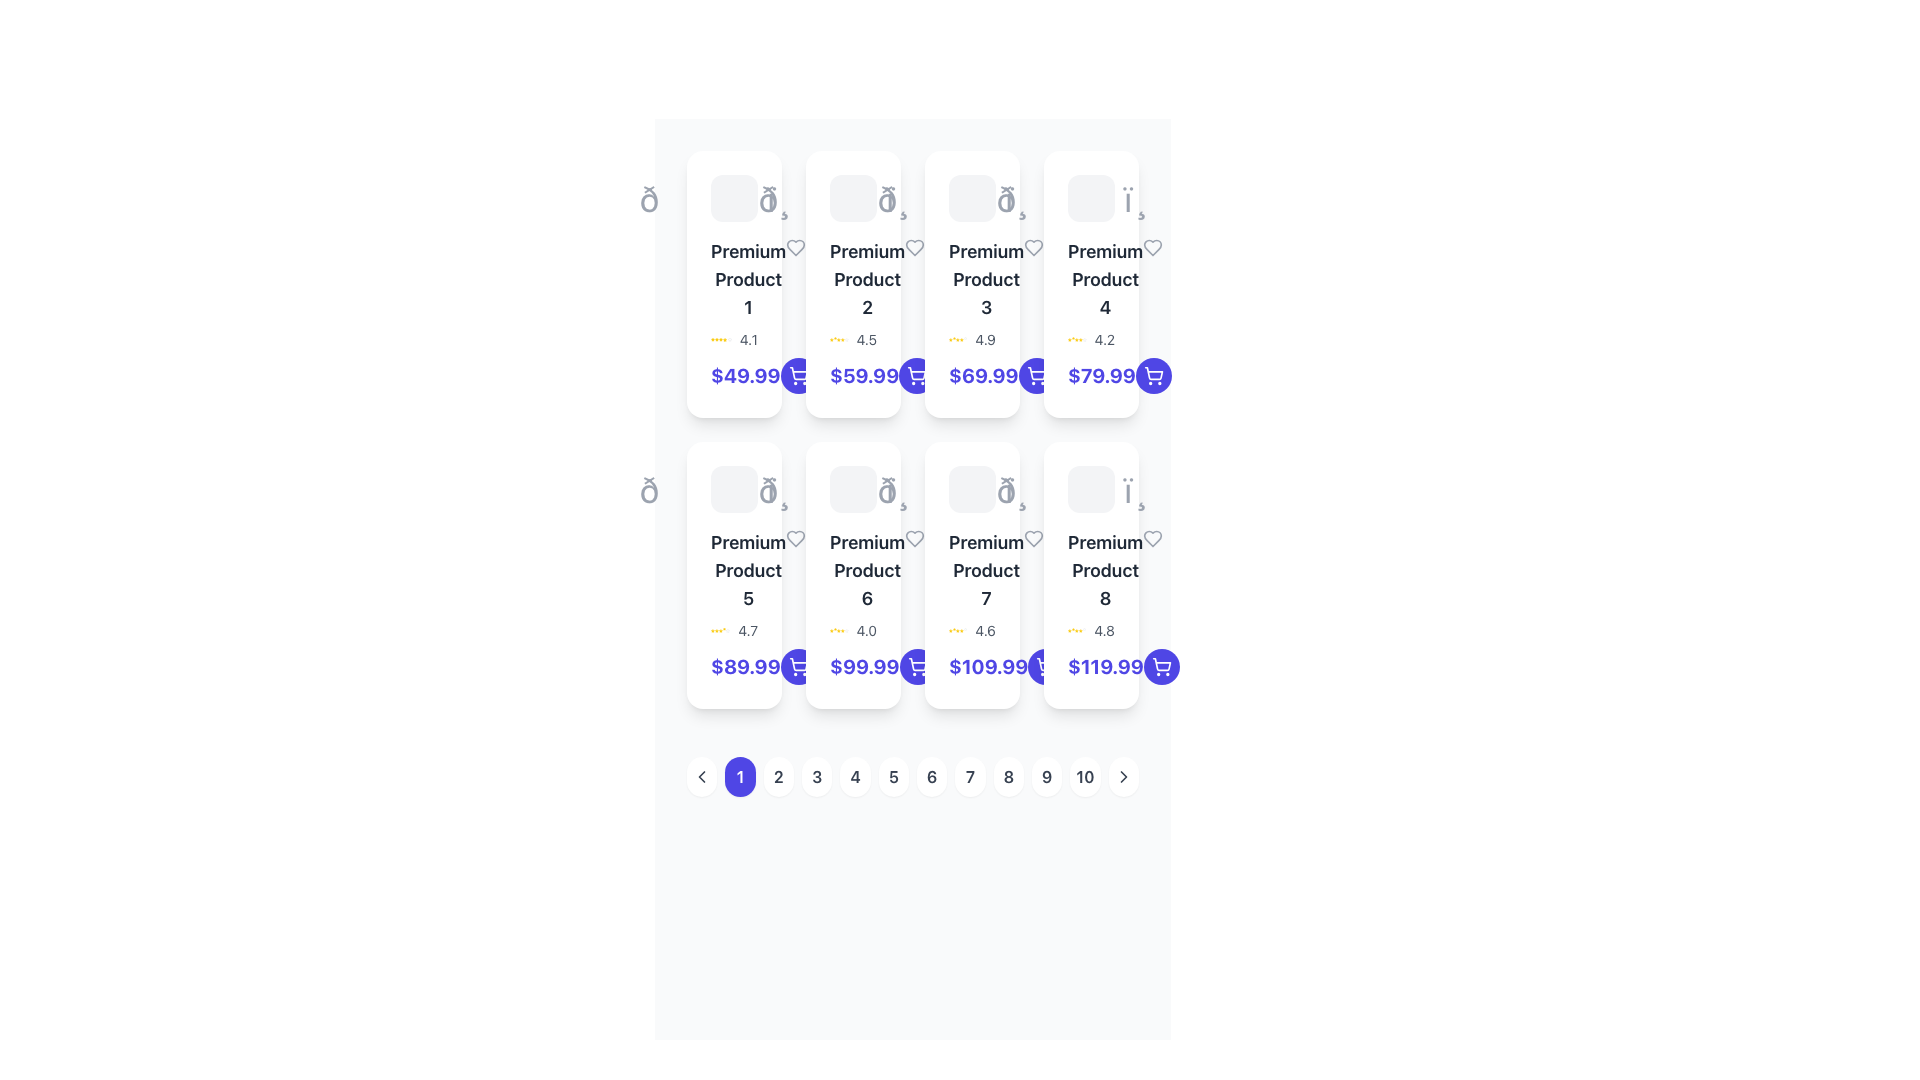 The height and width of the screenshot is (1080, 1920). I want to click on price value displayed in the bold indigo text label indicating the price of the product within the 'Premium Product 5' card, so click(733, 667).